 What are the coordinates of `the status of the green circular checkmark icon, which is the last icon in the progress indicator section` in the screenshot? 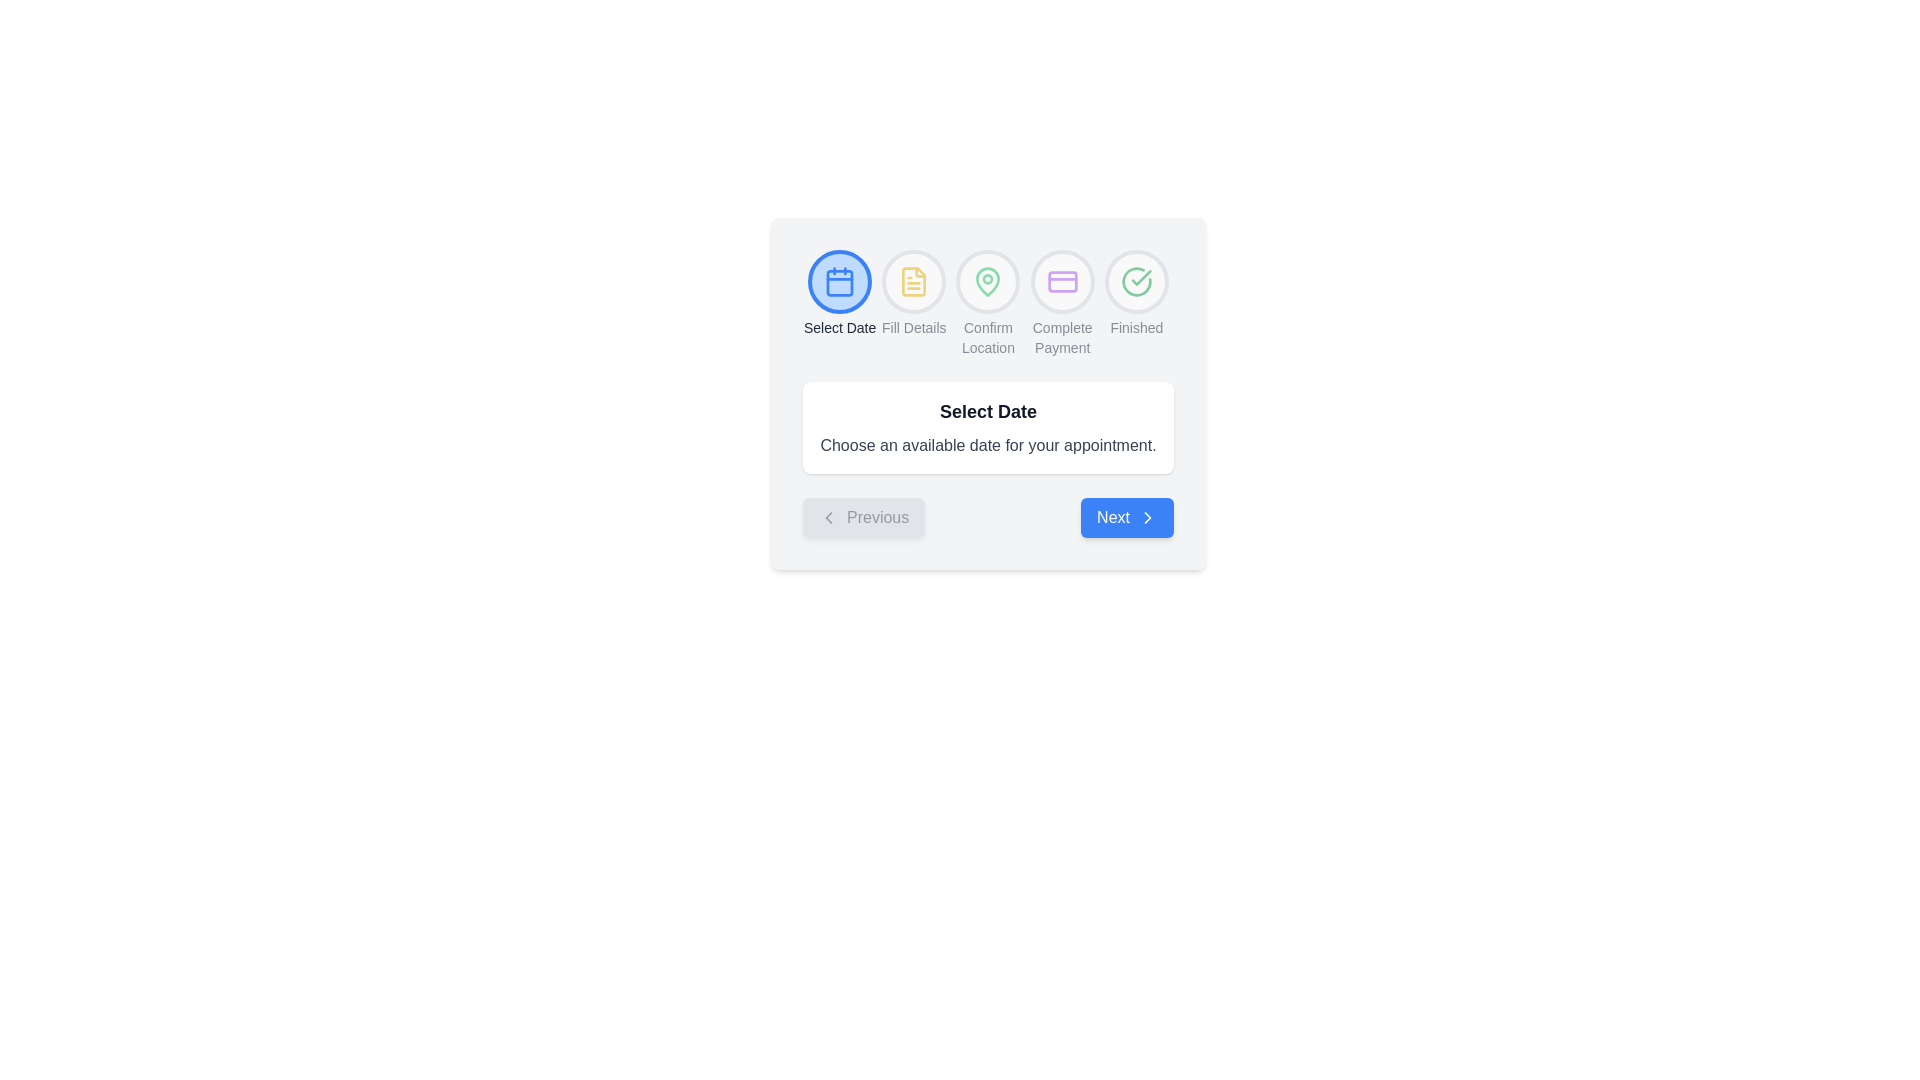 It's located at (1136, 281).